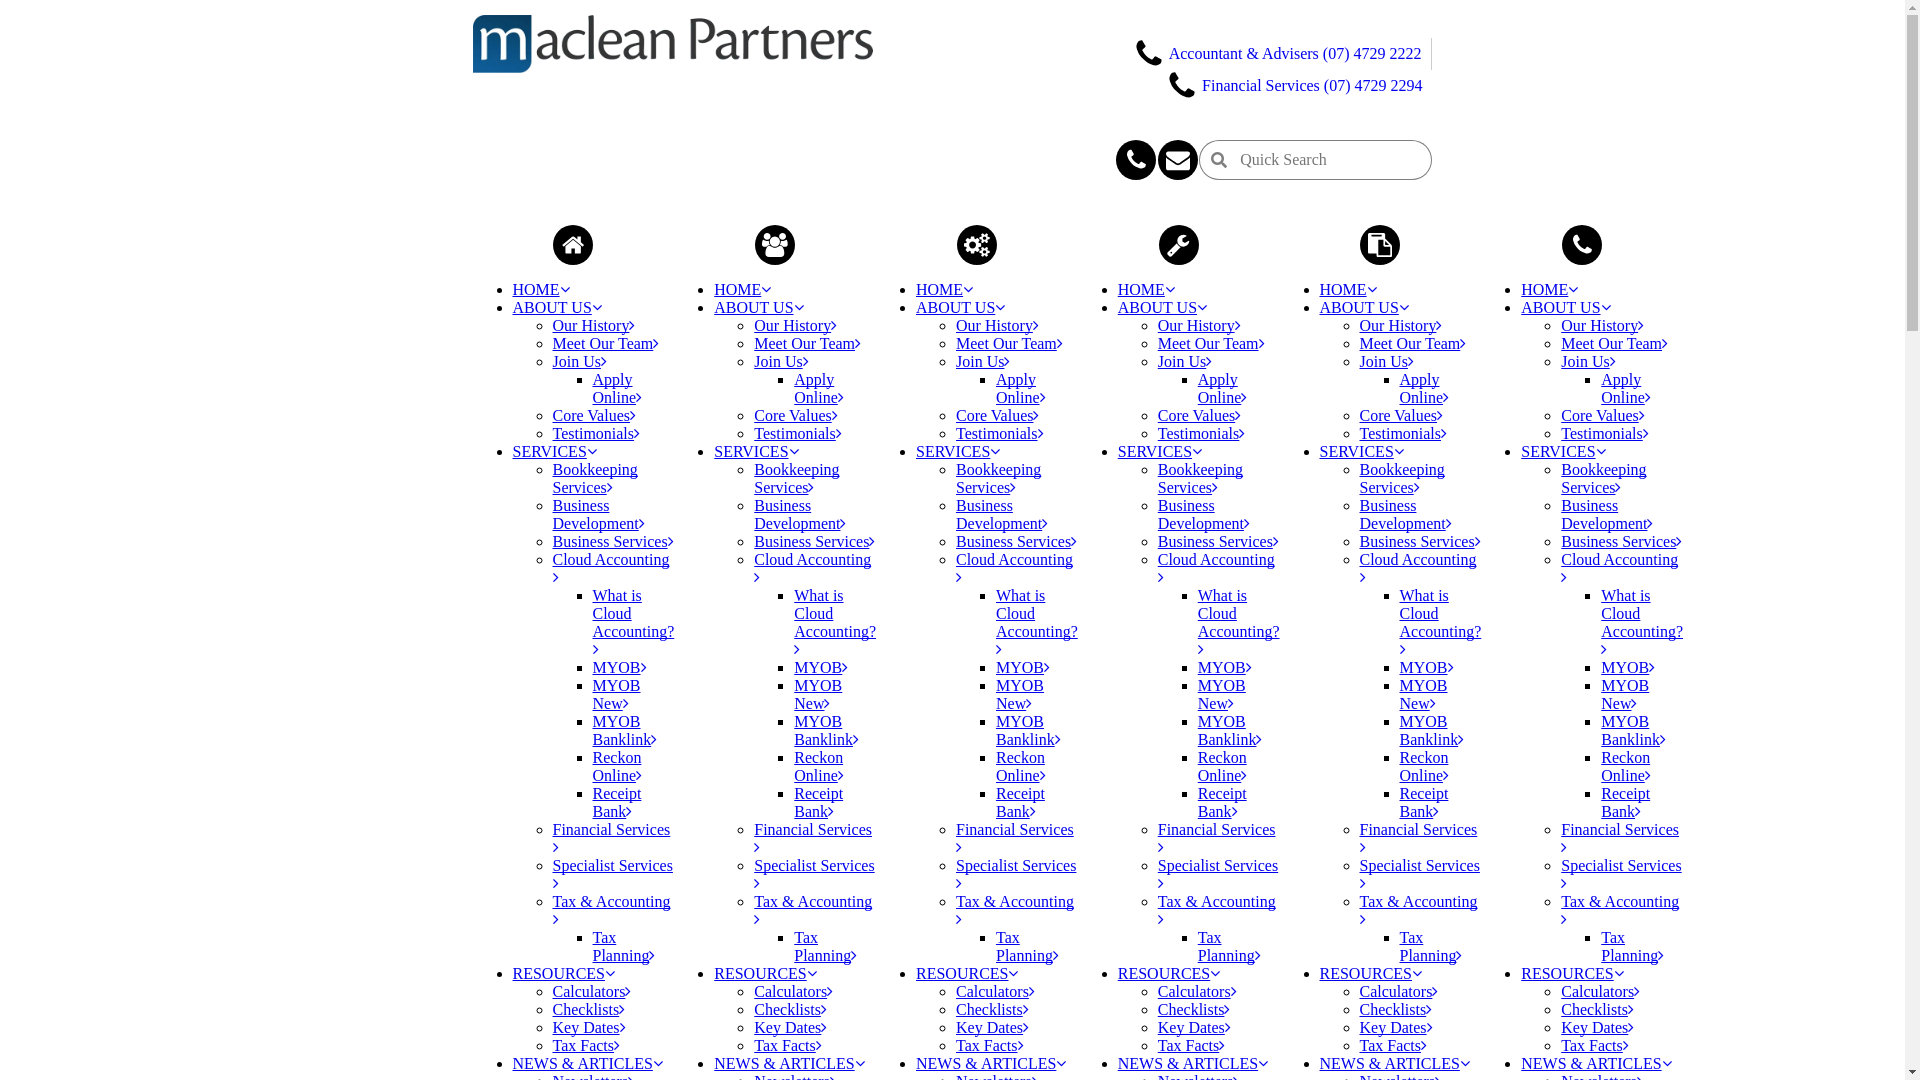 The height and width of the screenshot is (1080, 1920). Describe the element at coordinates (1216, 838) in the screenshot. I see `'Financial Services'` at that location.